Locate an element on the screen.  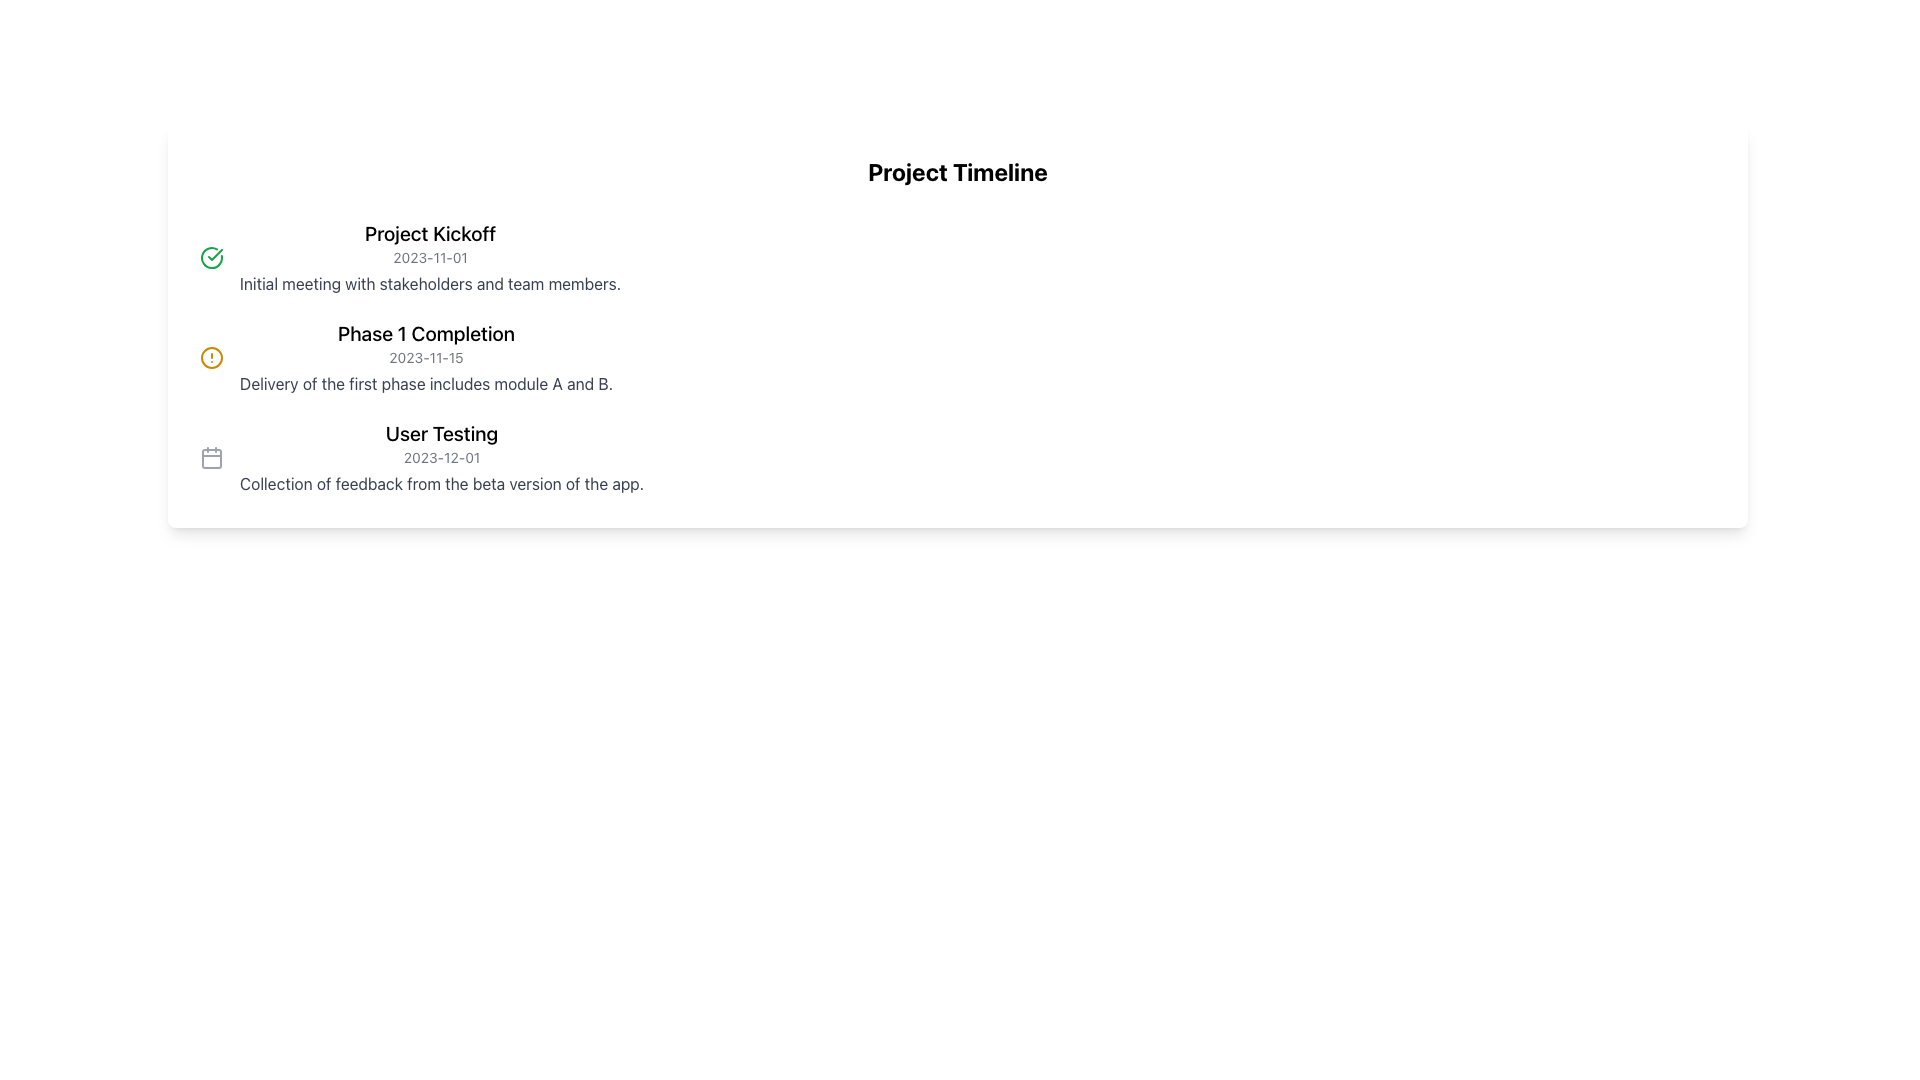
the circular green icon with a checkmark, which indicates success or completion, located to the left of the 'Project Kickoff' title is located at coordinates (211, 257).